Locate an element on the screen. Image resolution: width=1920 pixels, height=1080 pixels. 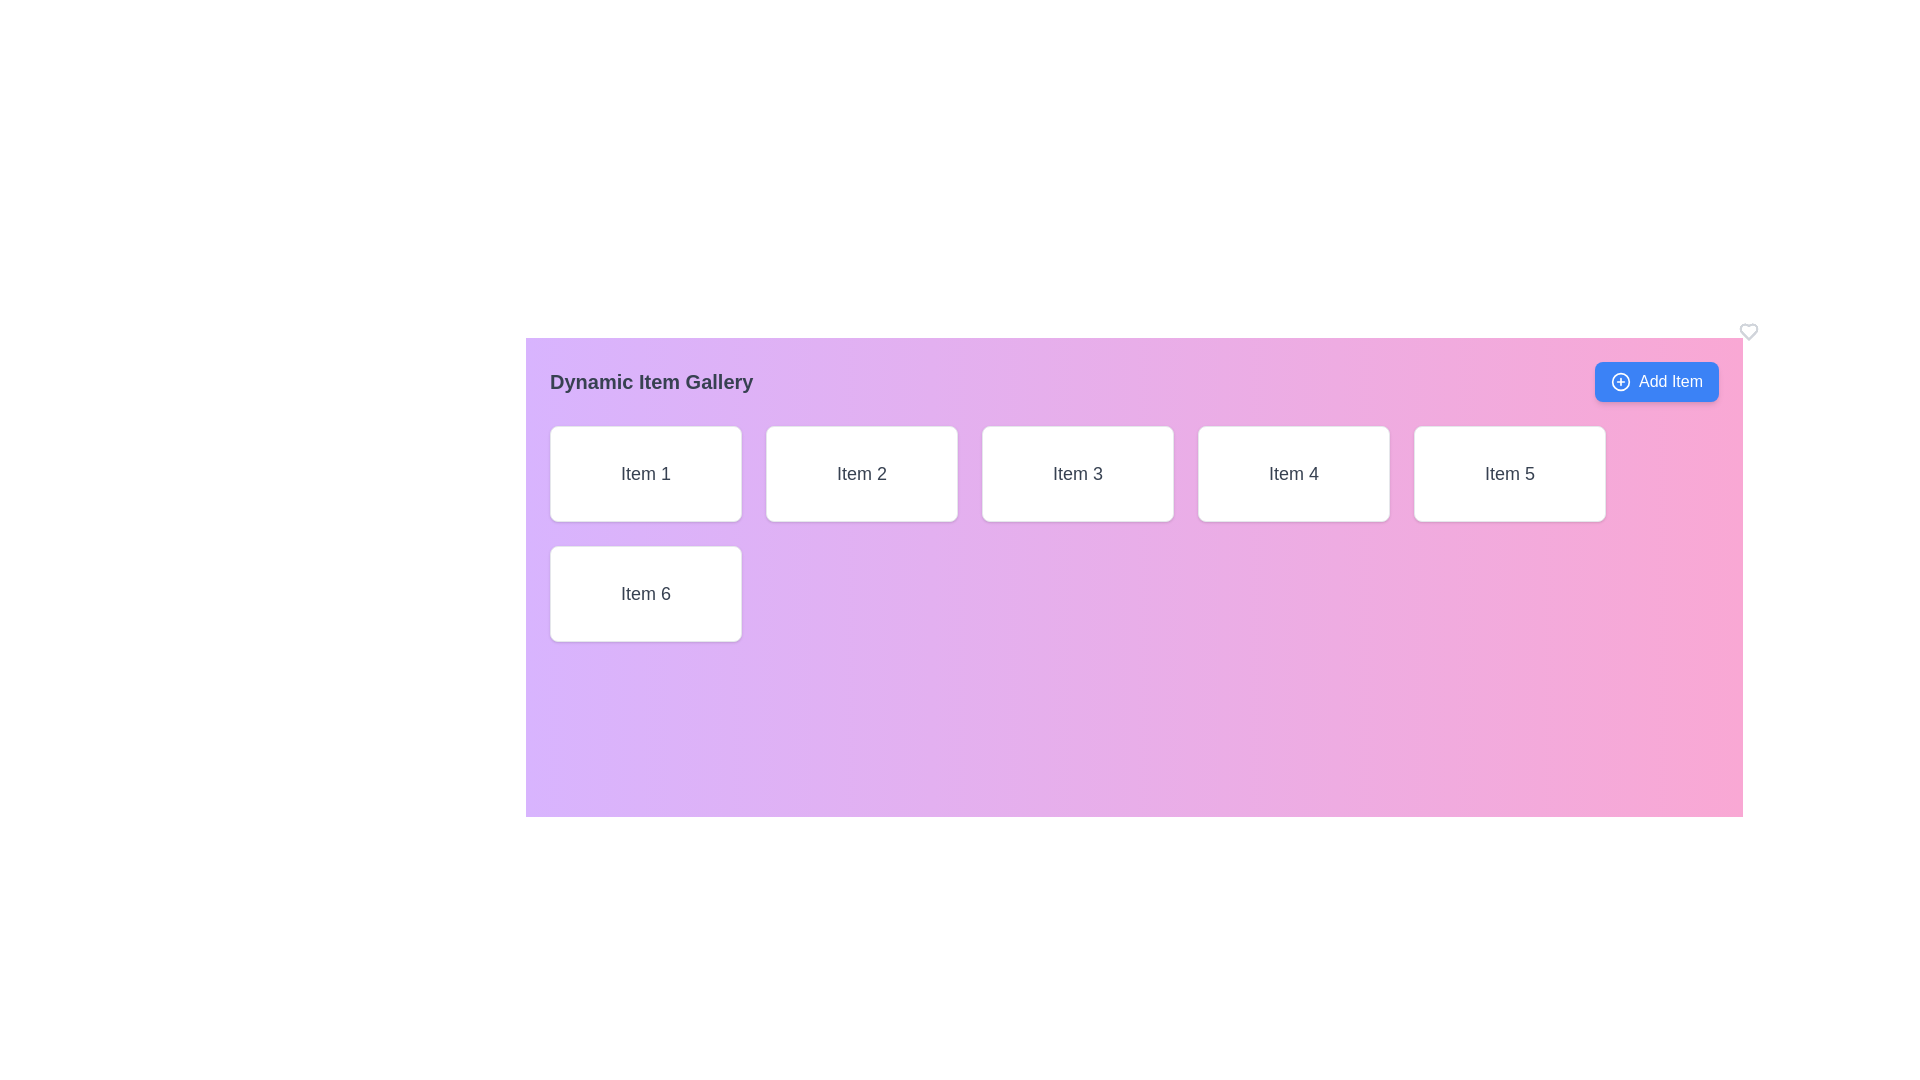
the '+' icon within the 'Add Item' button located in the top-right corner of the interface is located at coordinates (1621, 381).